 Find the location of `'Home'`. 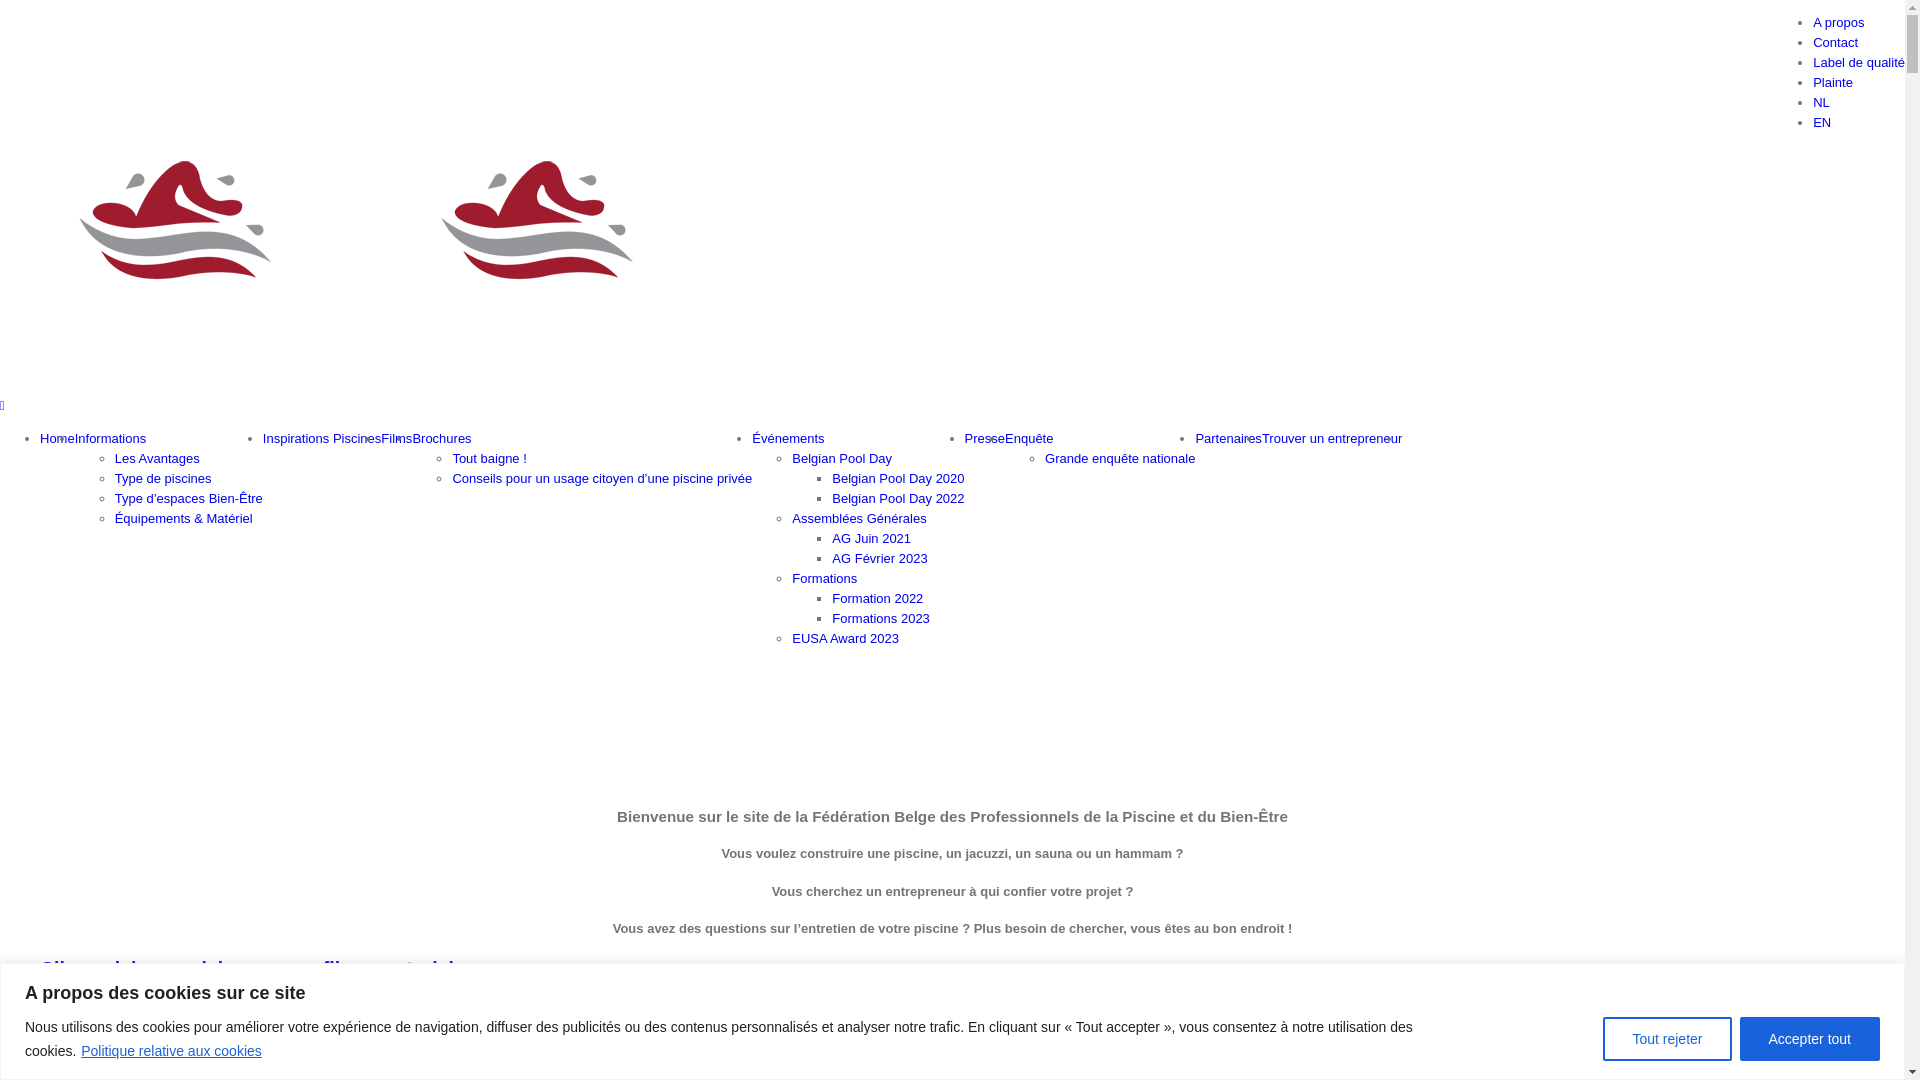

'Home' is located at coordinates (57, 437).